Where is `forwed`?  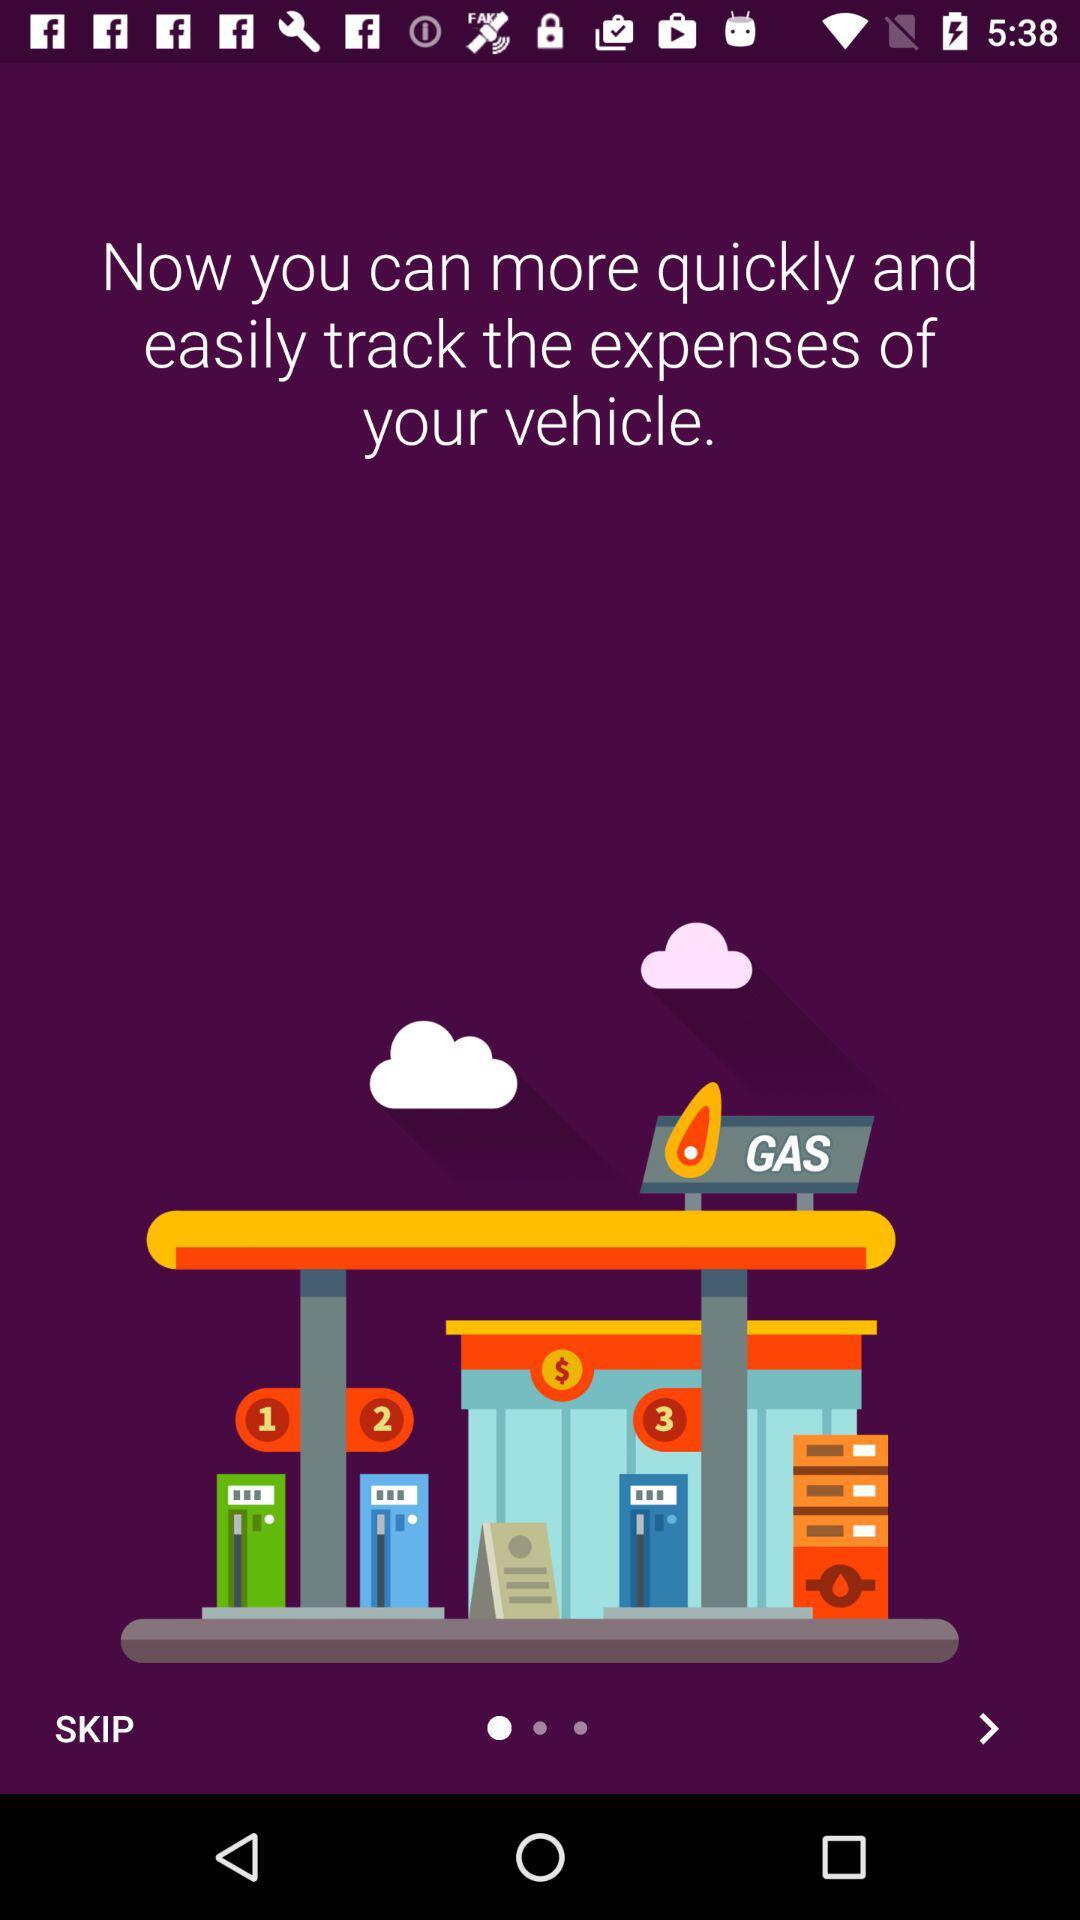
forwed is located at coordinates (987, 1727).